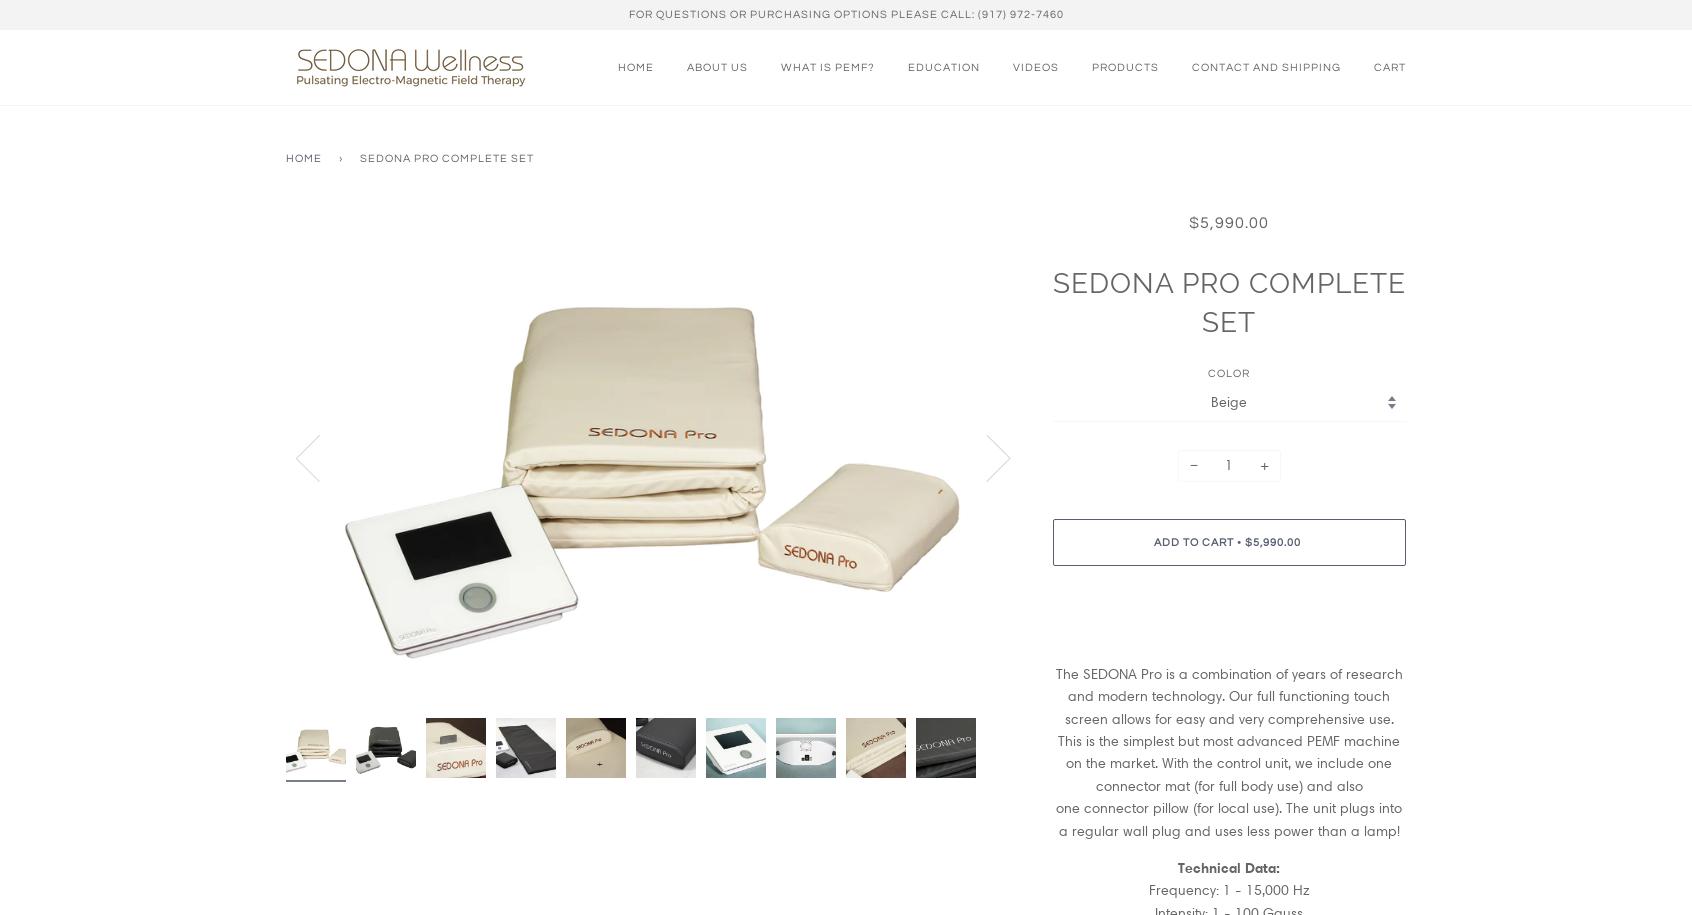 The height and width of the screenshot is (915, 1692). Describe the element at coordinates (1389, 65) in the screenshot. I see `'Cart'` at that location.